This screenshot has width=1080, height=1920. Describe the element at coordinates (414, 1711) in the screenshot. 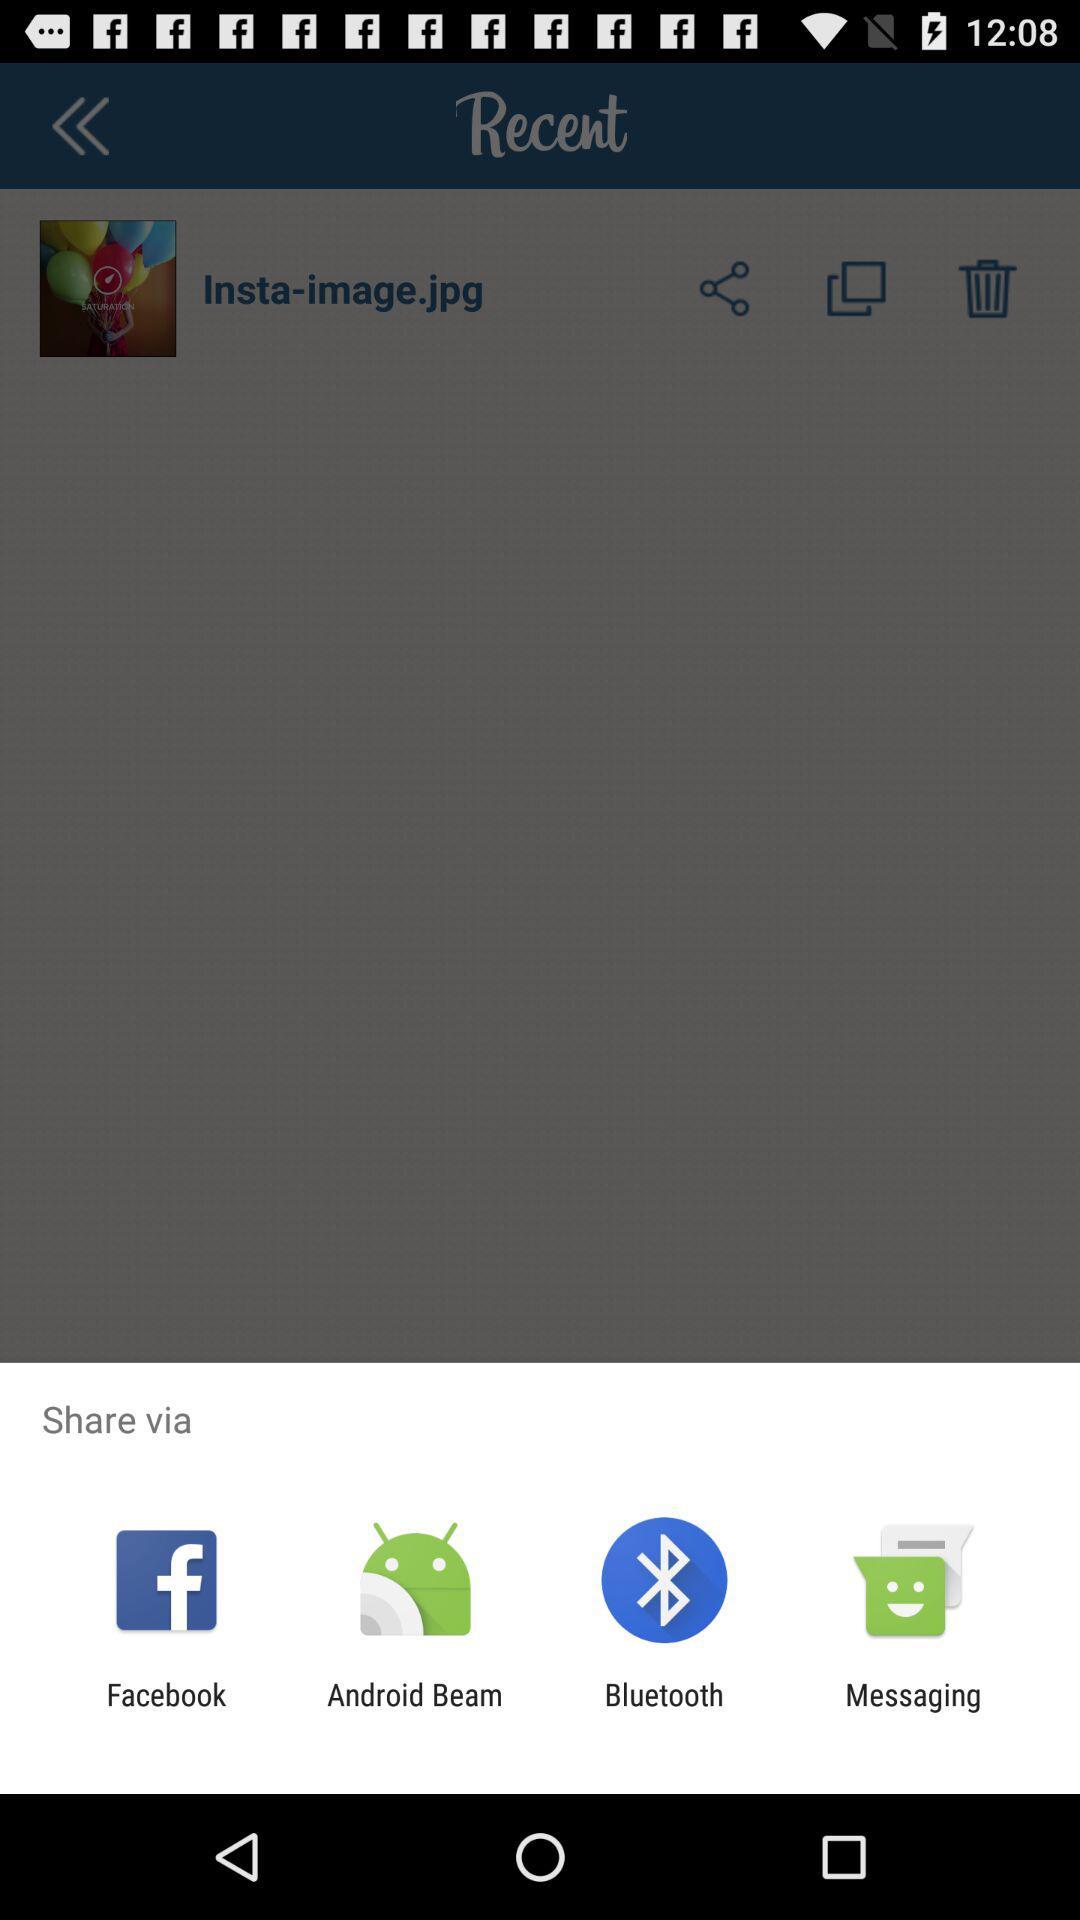

I see `the android beam icon` at that location.